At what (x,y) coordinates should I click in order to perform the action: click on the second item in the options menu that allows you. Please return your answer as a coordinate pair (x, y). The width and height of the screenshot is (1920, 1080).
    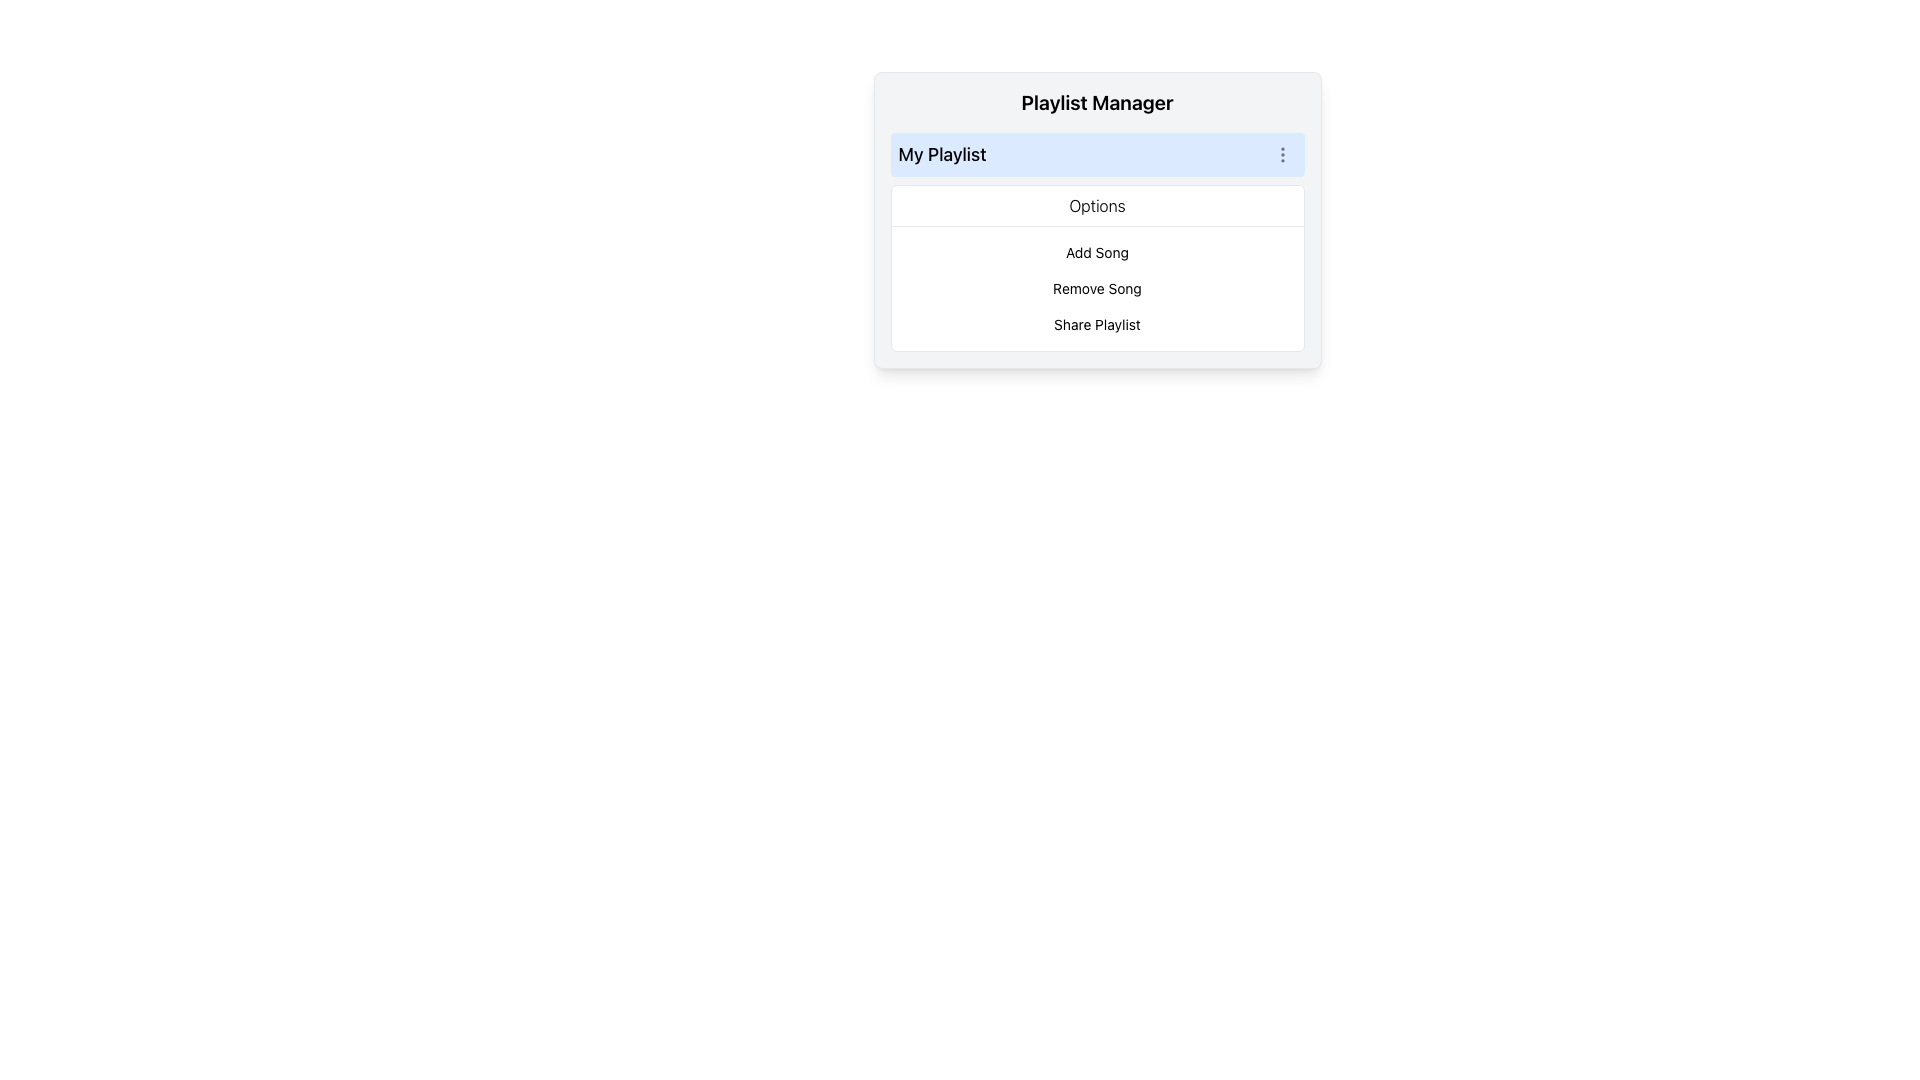
    Looking at the image, I should click on (1096, 289).